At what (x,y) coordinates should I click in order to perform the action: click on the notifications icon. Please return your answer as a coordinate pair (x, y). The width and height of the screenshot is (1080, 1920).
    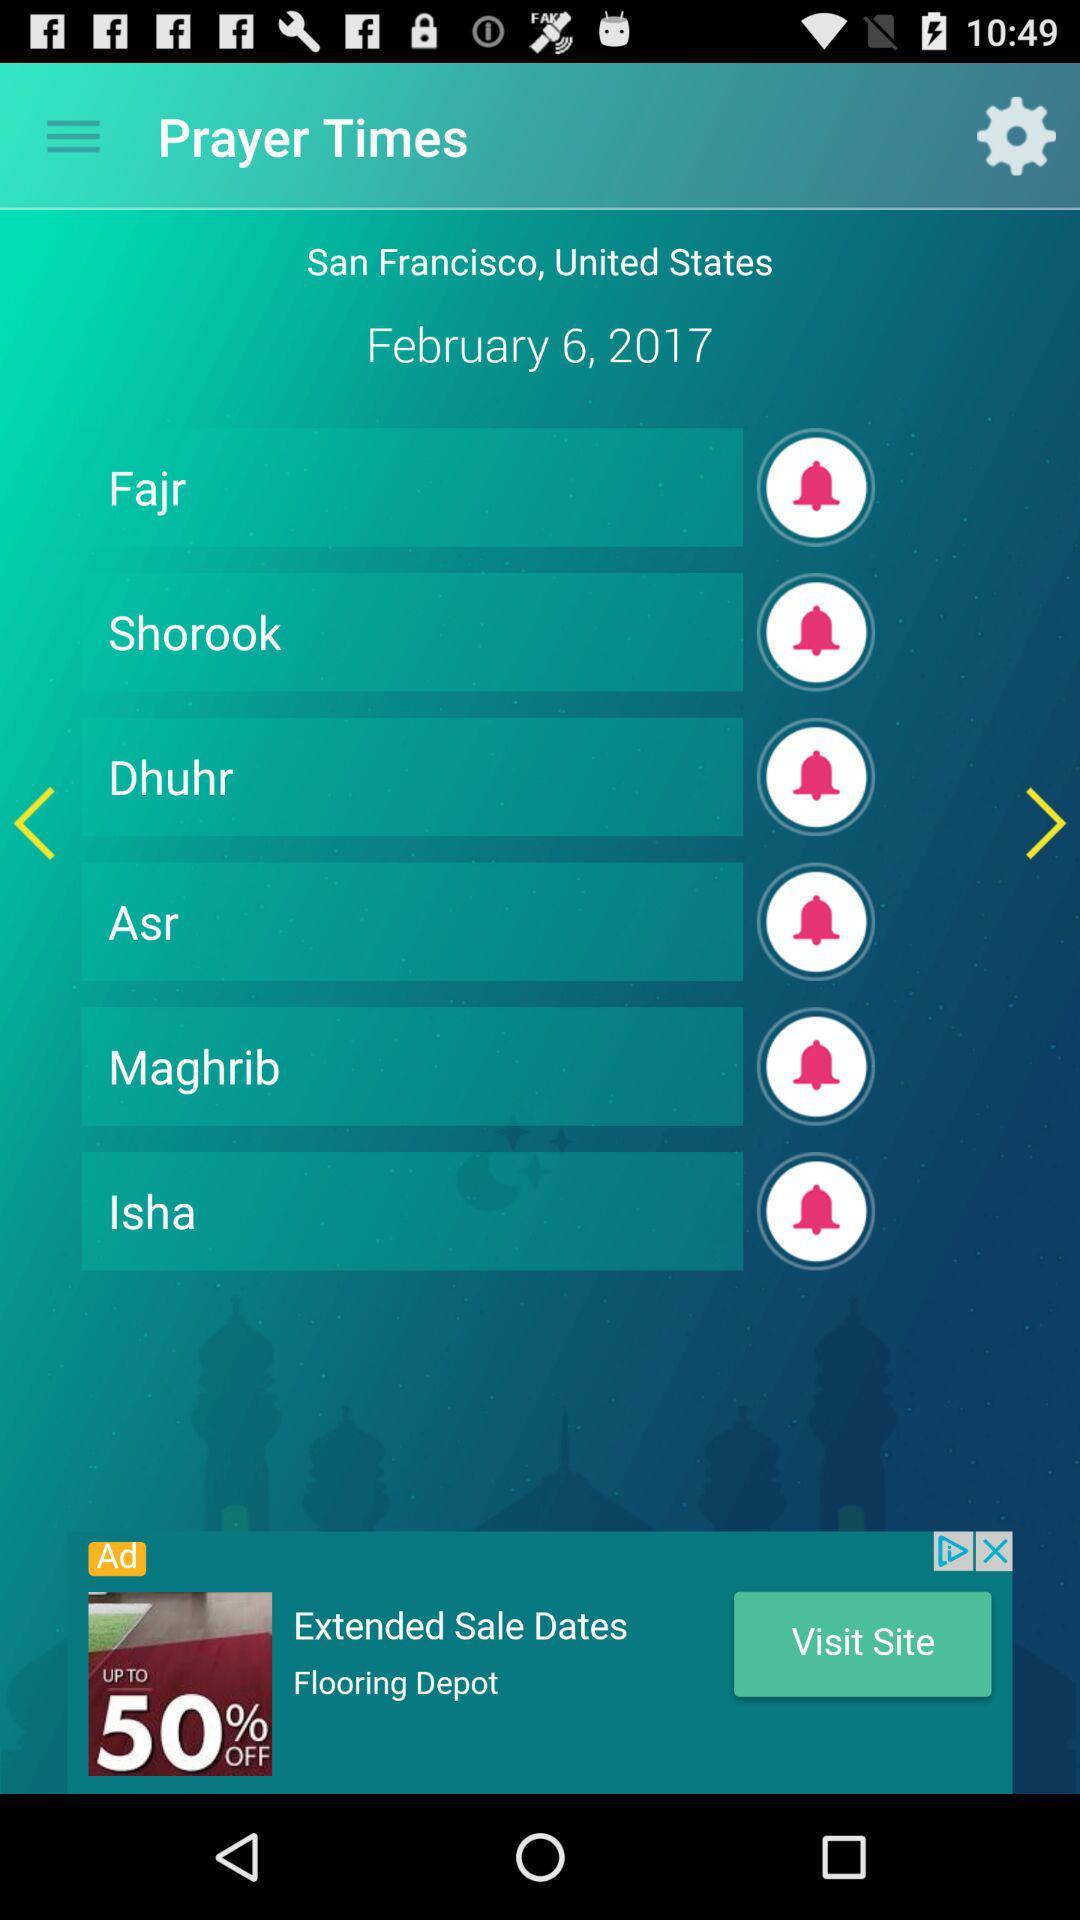
    Looking at the image, I should click on (816, 986).